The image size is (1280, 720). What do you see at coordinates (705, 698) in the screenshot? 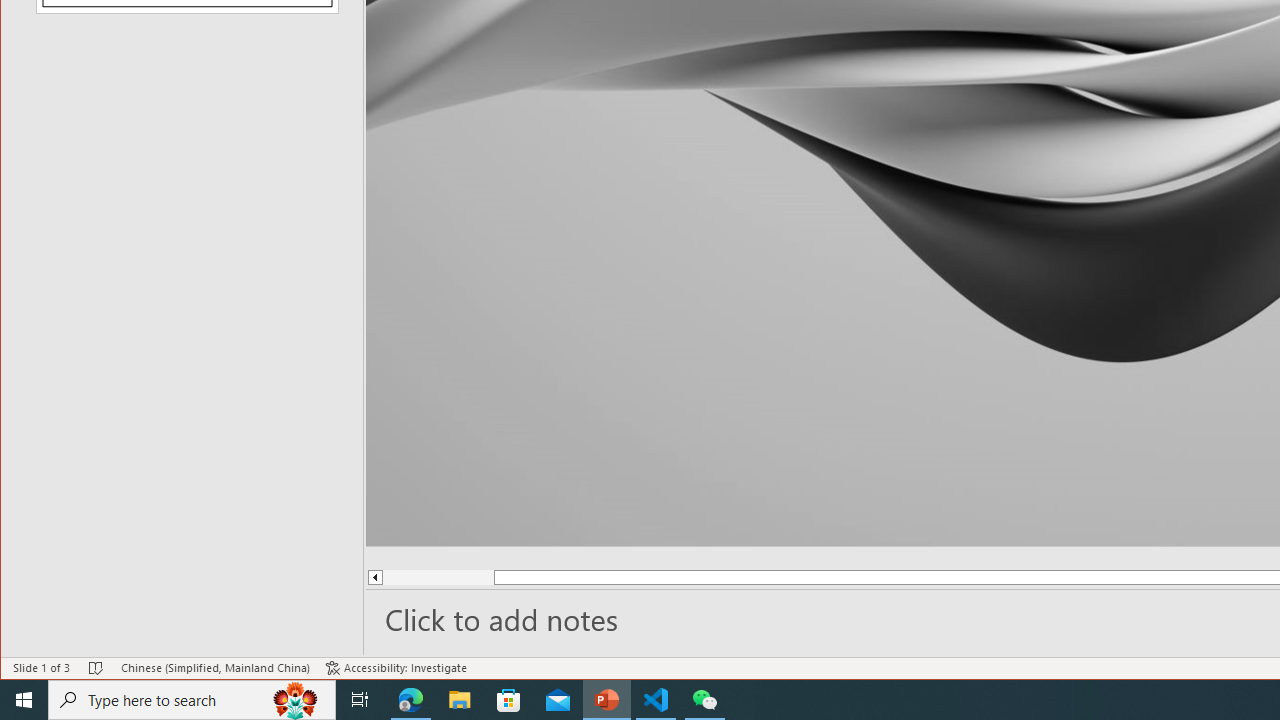
I see `'WeChat - 1 running window'` at bounding box center [705, 698].